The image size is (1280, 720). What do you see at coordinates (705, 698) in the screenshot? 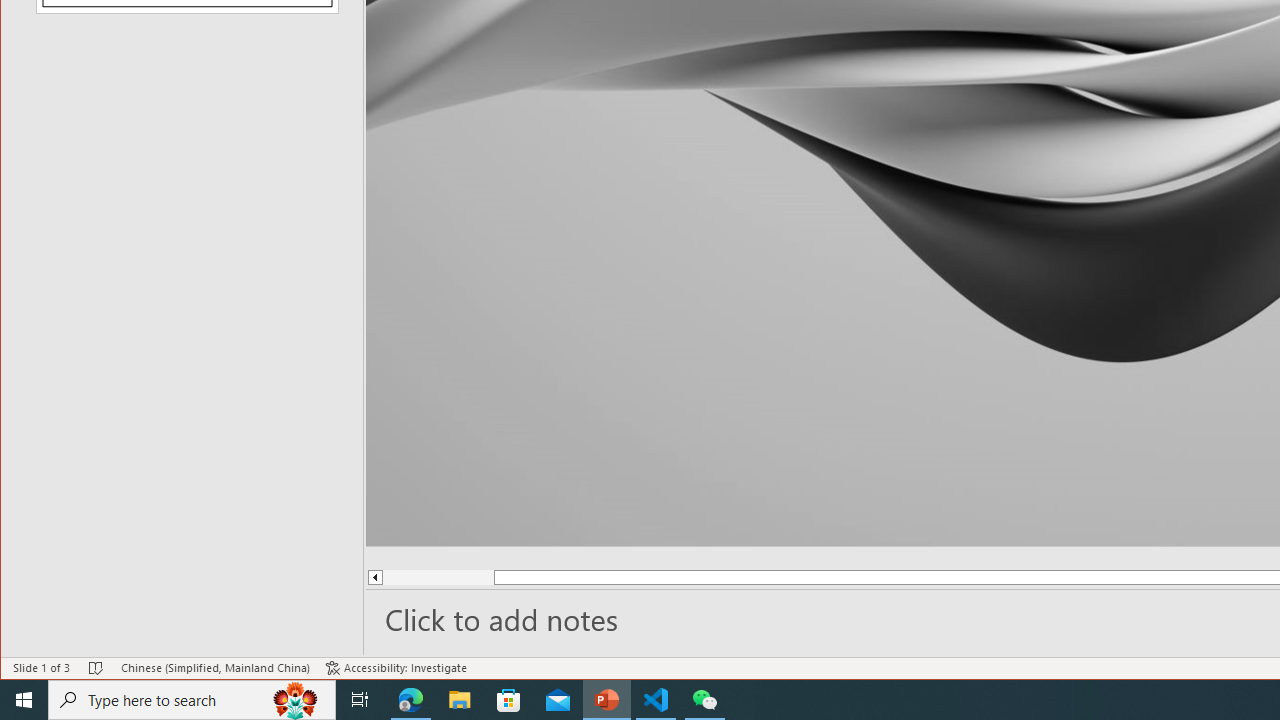
I see `'WeChat - 1 running window'` at bounding box center [705, 698].